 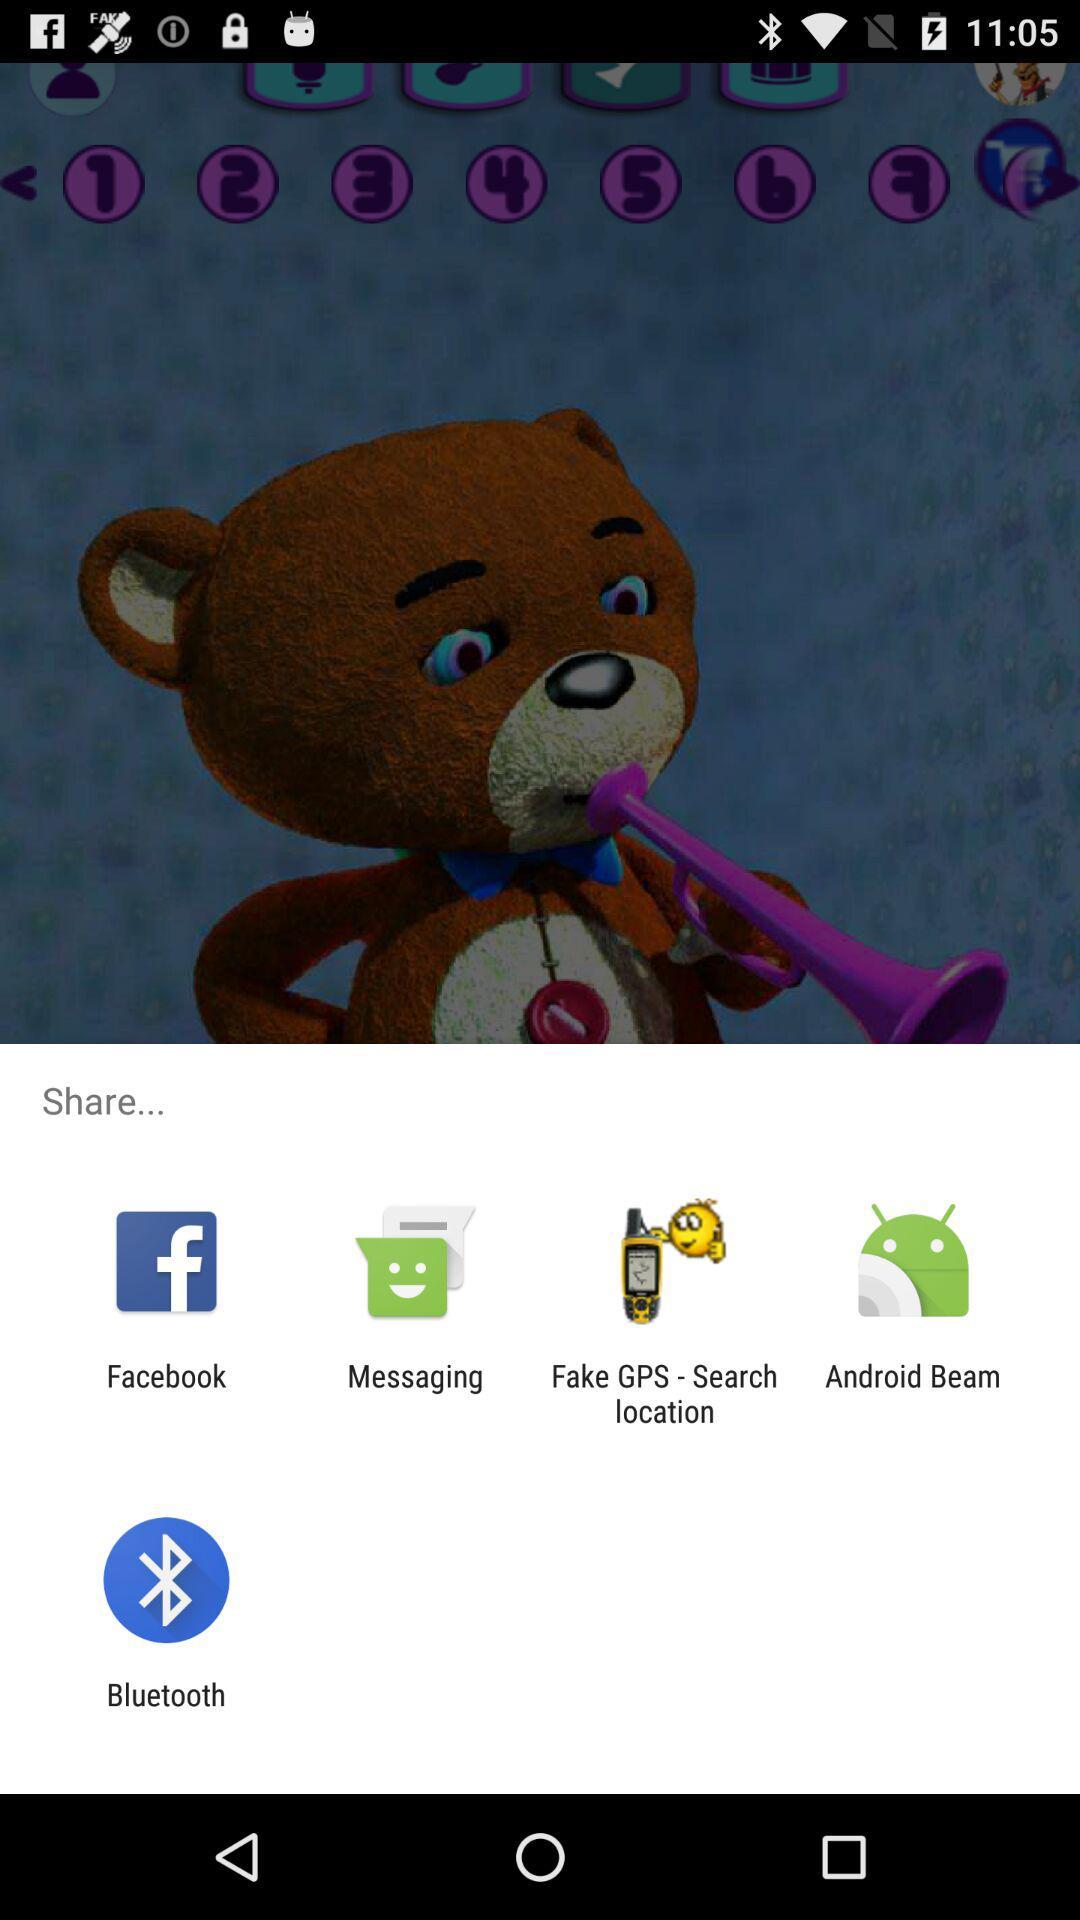 I want to click on messaging app, so click(x=414, y=1392).